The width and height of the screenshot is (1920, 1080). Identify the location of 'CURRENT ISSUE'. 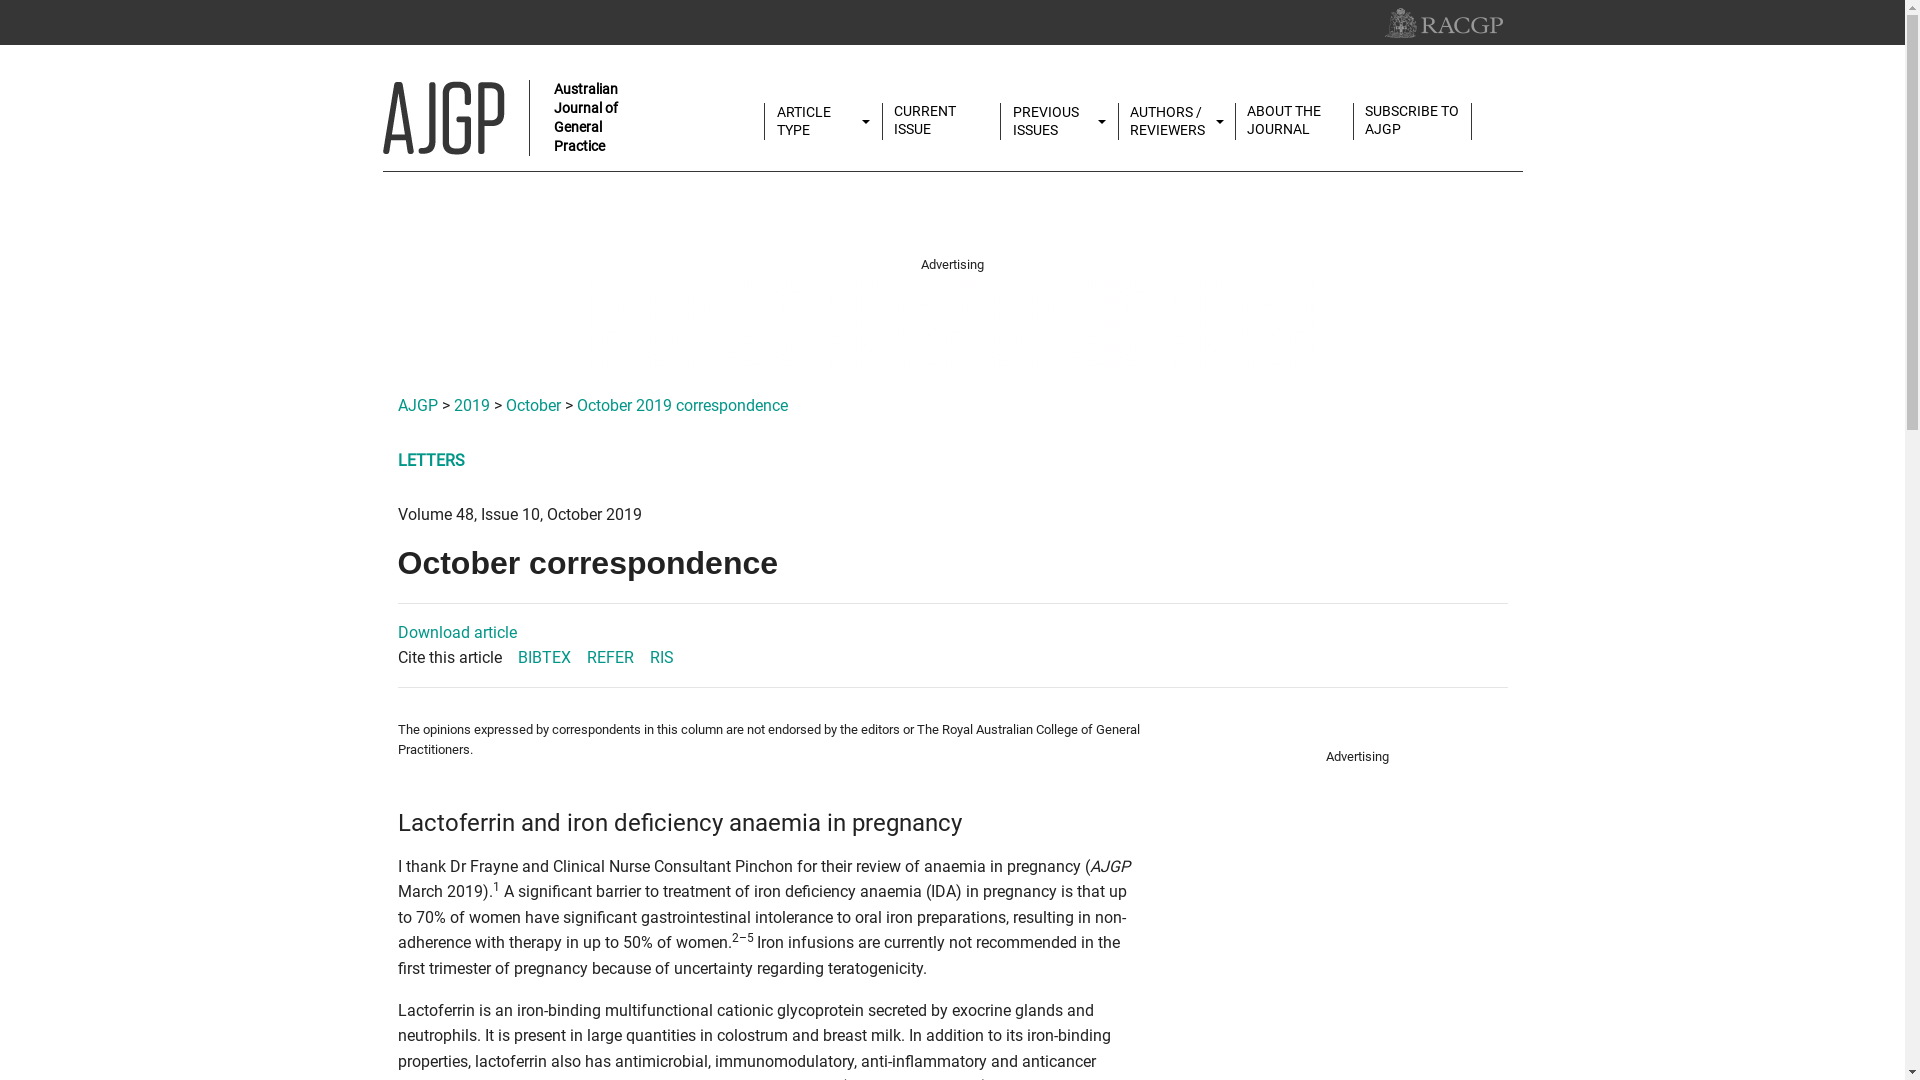
(940, 120).